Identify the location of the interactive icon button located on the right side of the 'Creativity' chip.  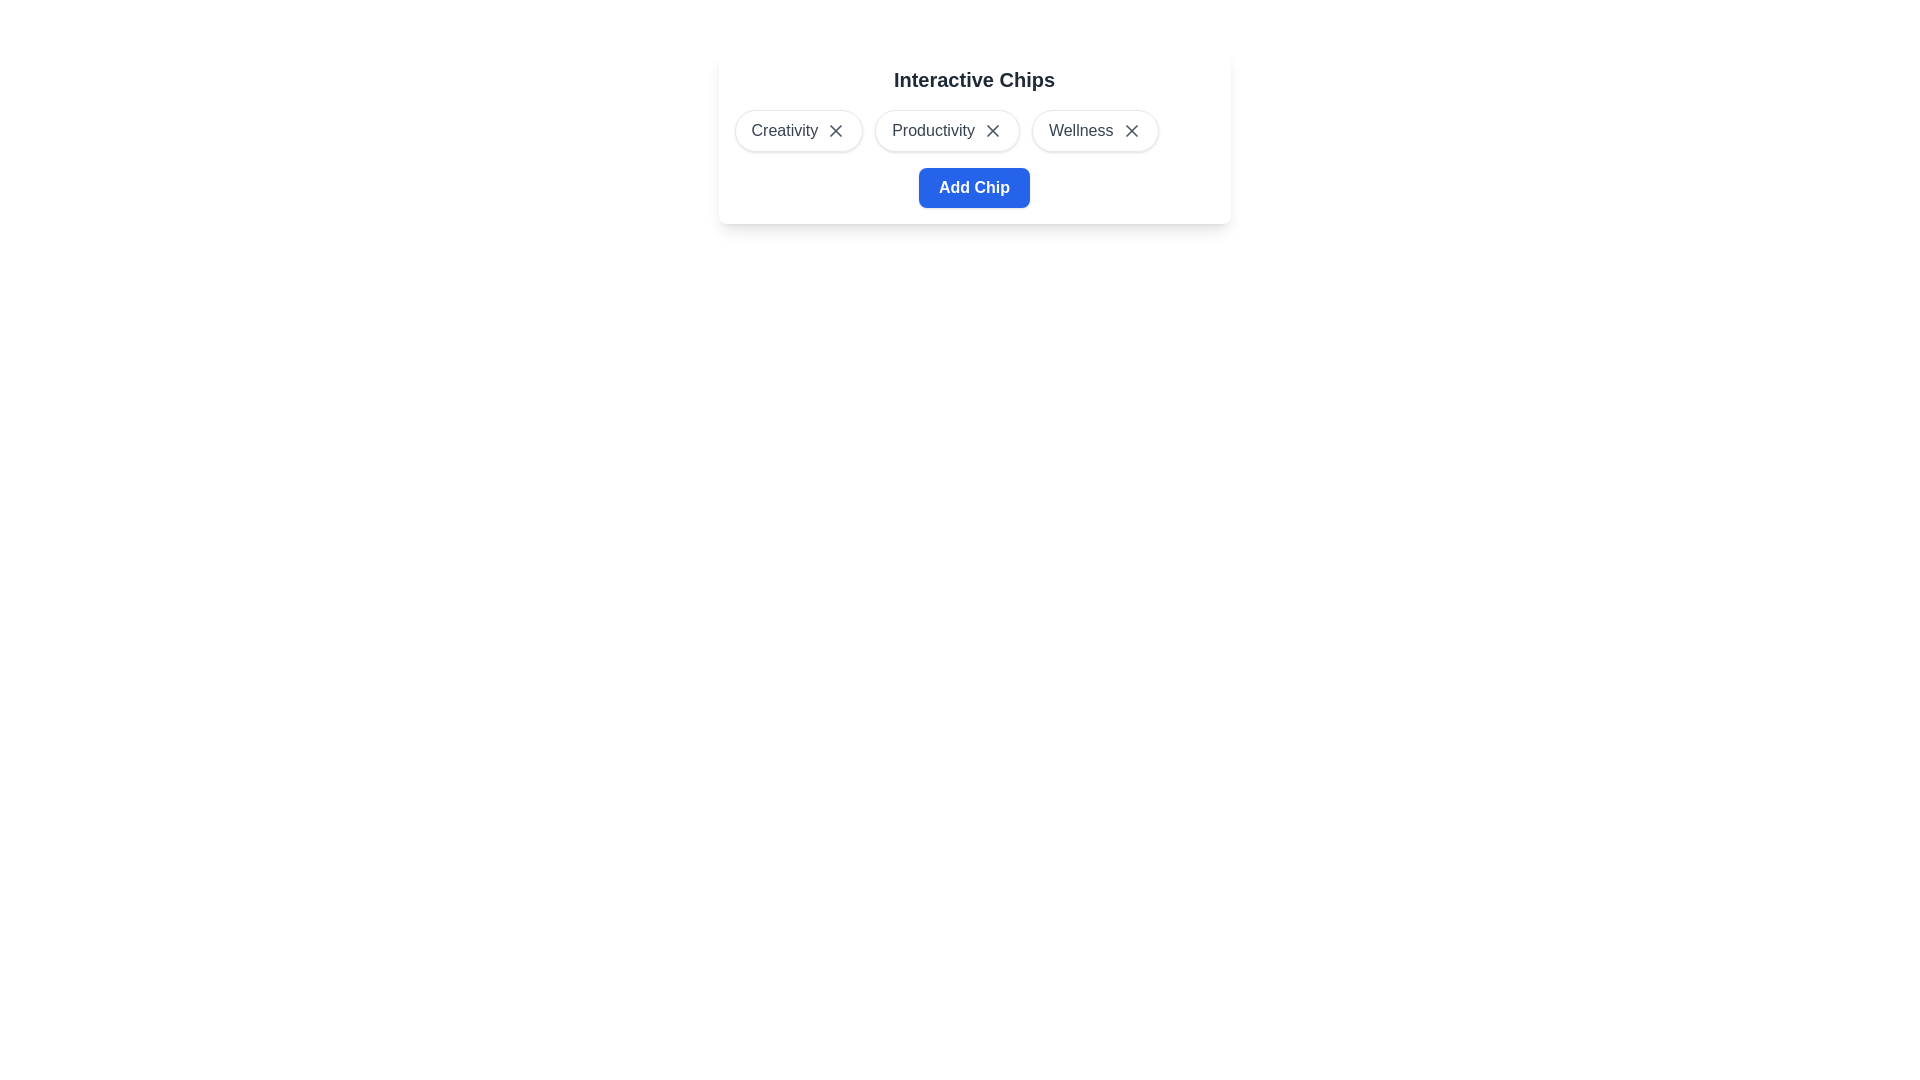
(836, 131).